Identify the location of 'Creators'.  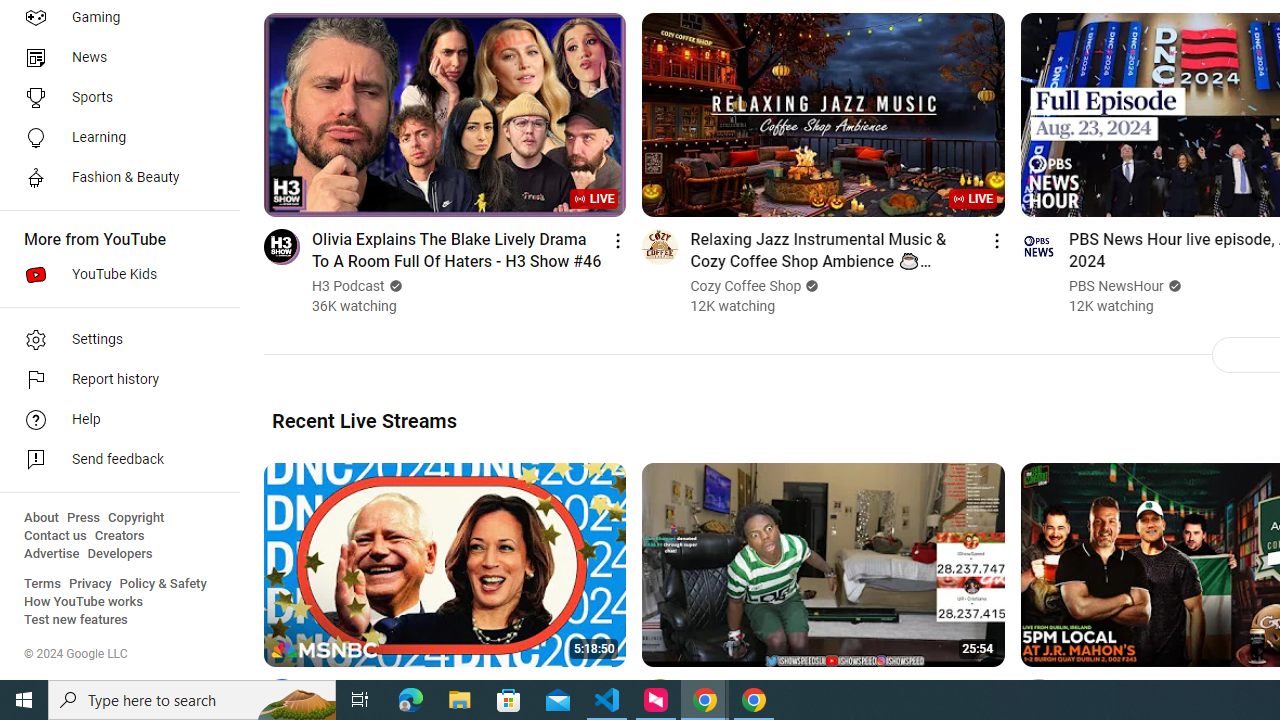
(118, 535).